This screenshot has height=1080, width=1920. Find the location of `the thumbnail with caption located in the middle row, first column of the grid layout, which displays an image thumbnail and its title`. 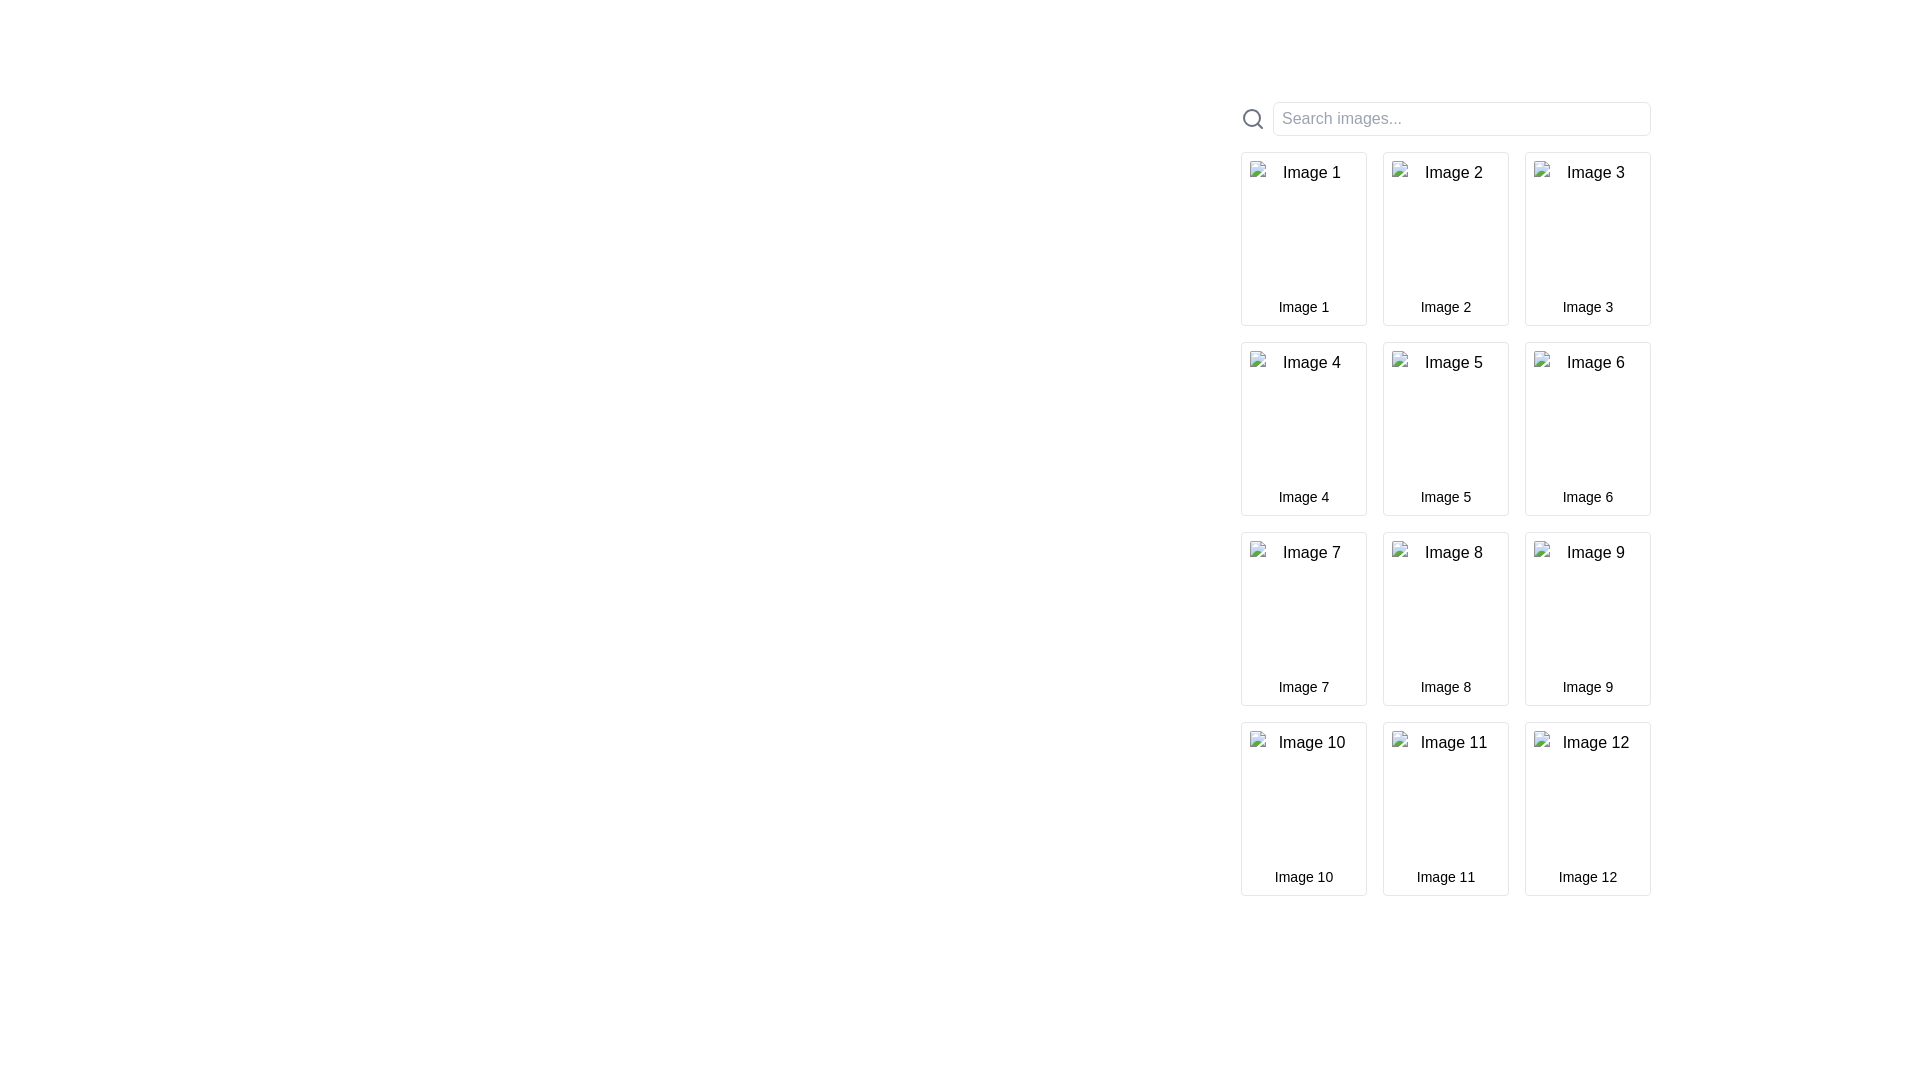

the thumbnail with caption located in the middle row, first column of the grid layout, which displays an image thumbnail and its title is located at coordinates (1304, 617).